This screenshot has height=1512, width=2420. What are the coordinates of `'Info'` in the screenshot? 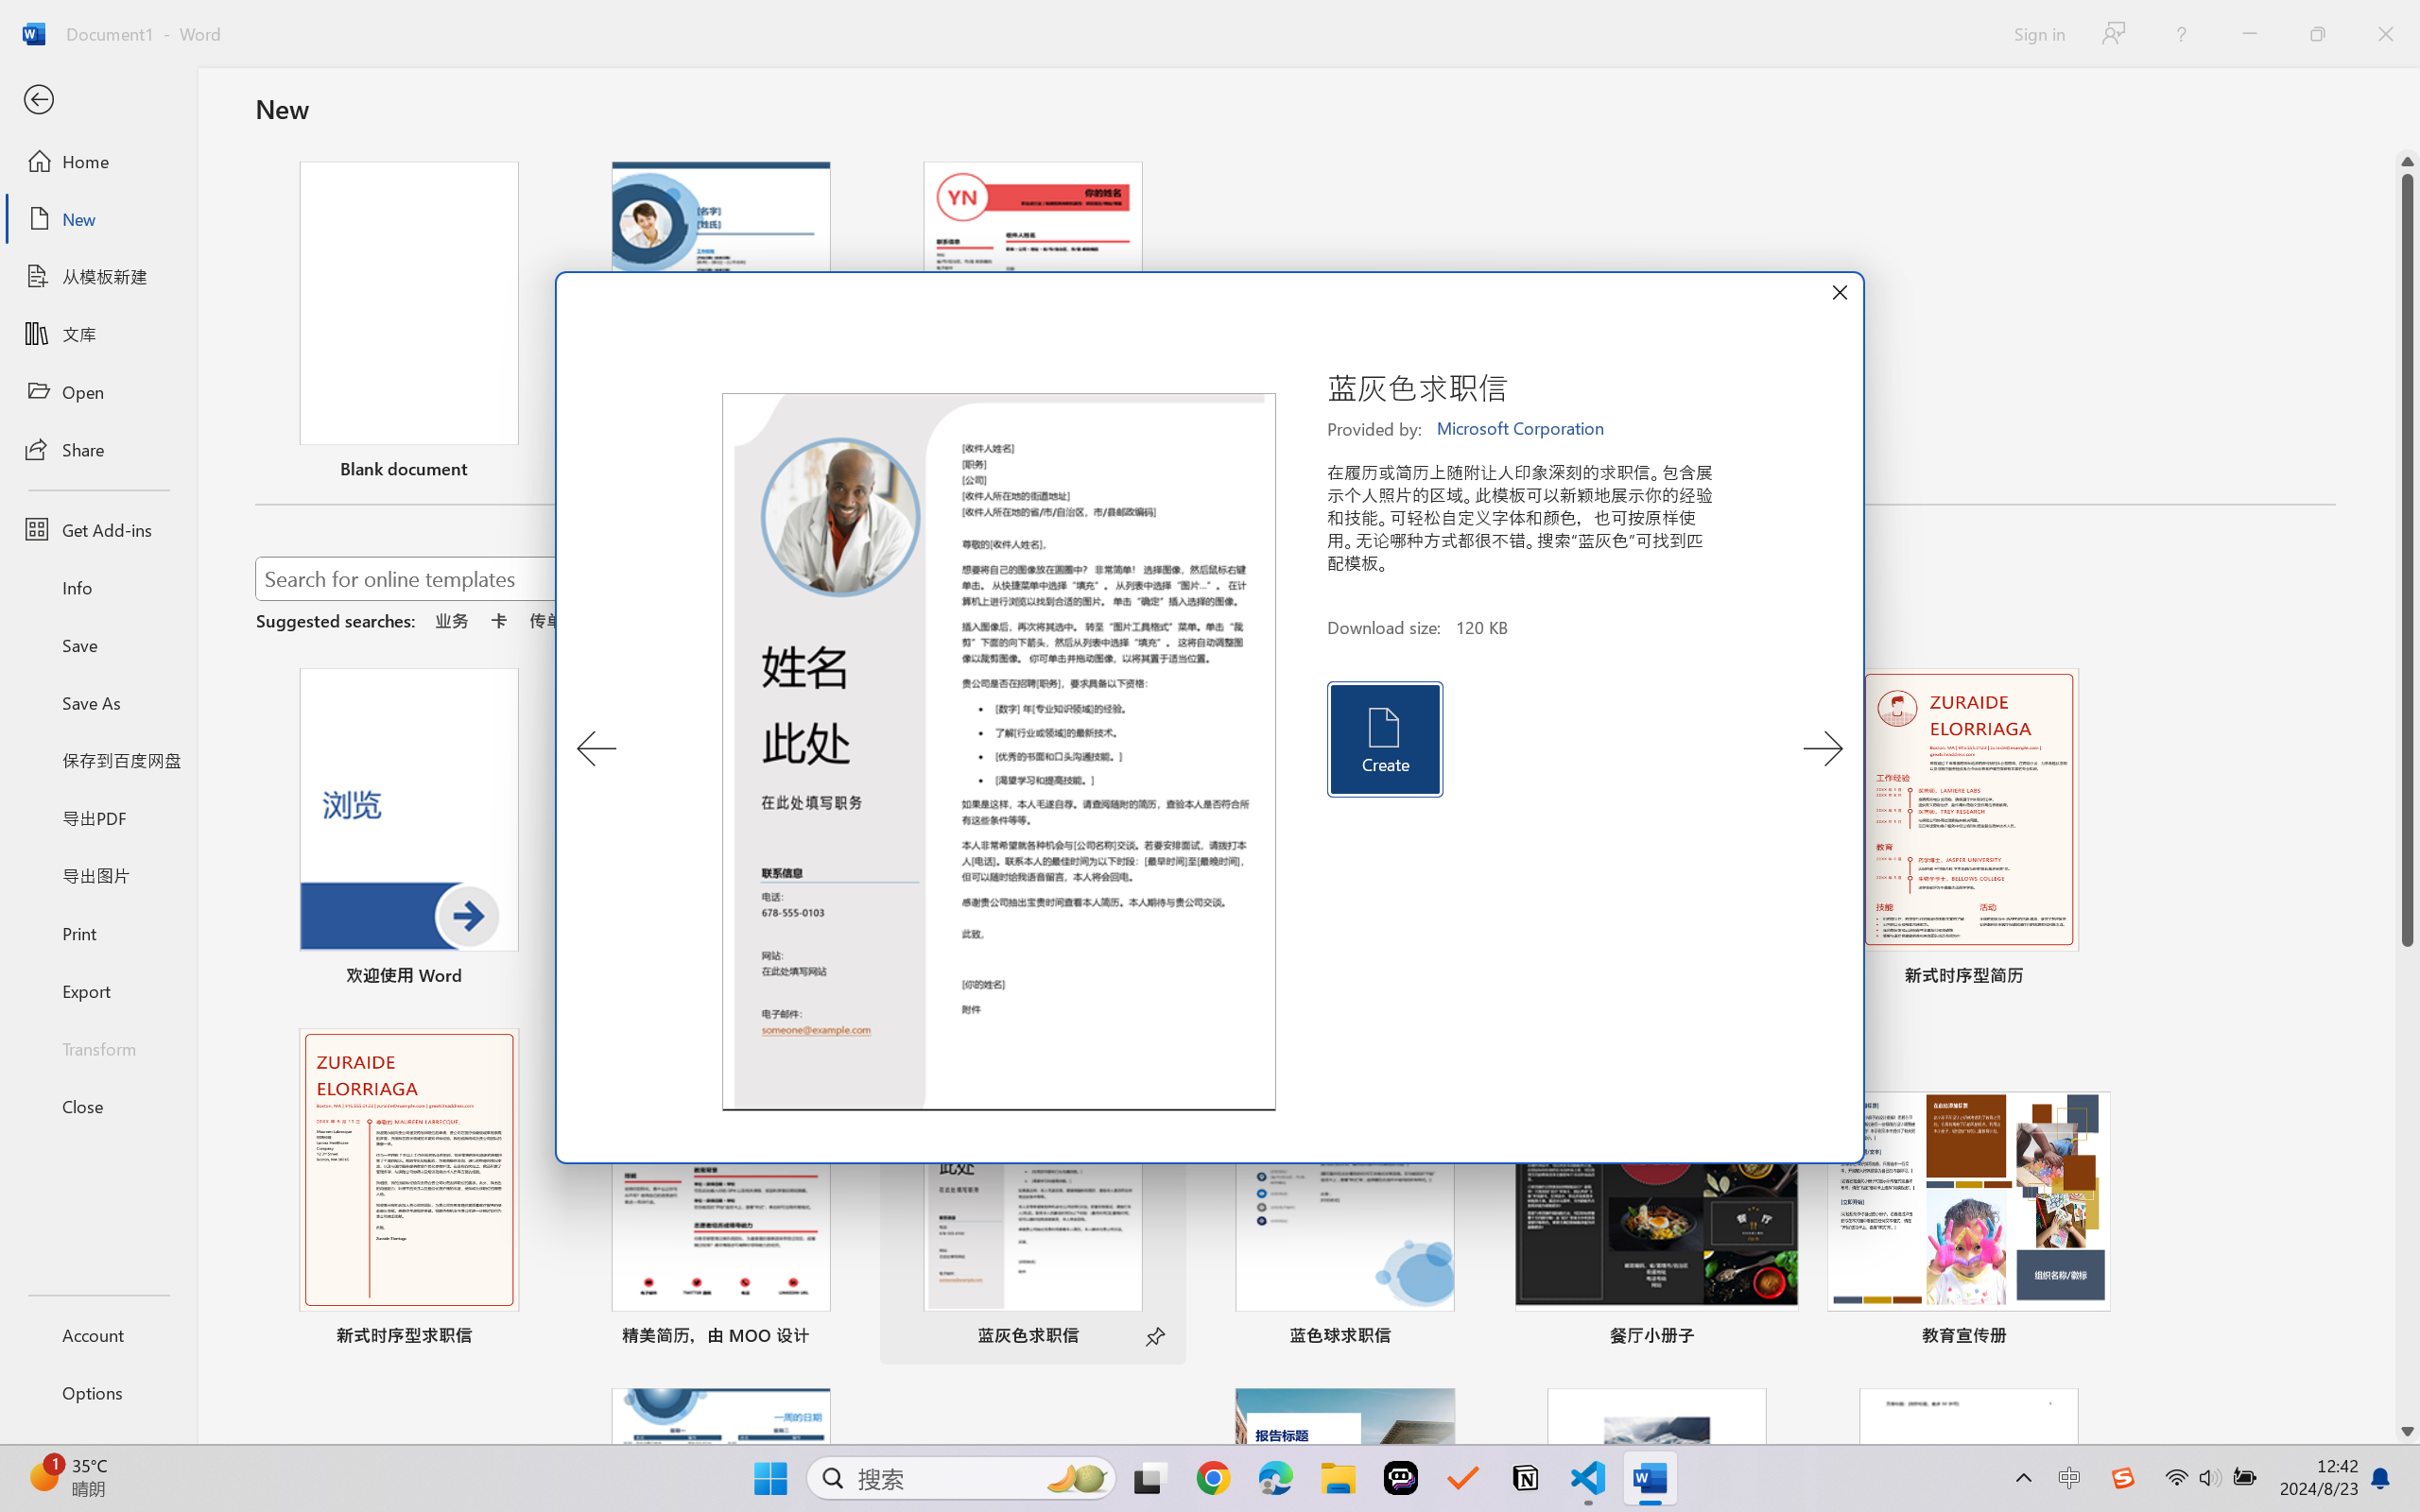 It's located at (97, 586).